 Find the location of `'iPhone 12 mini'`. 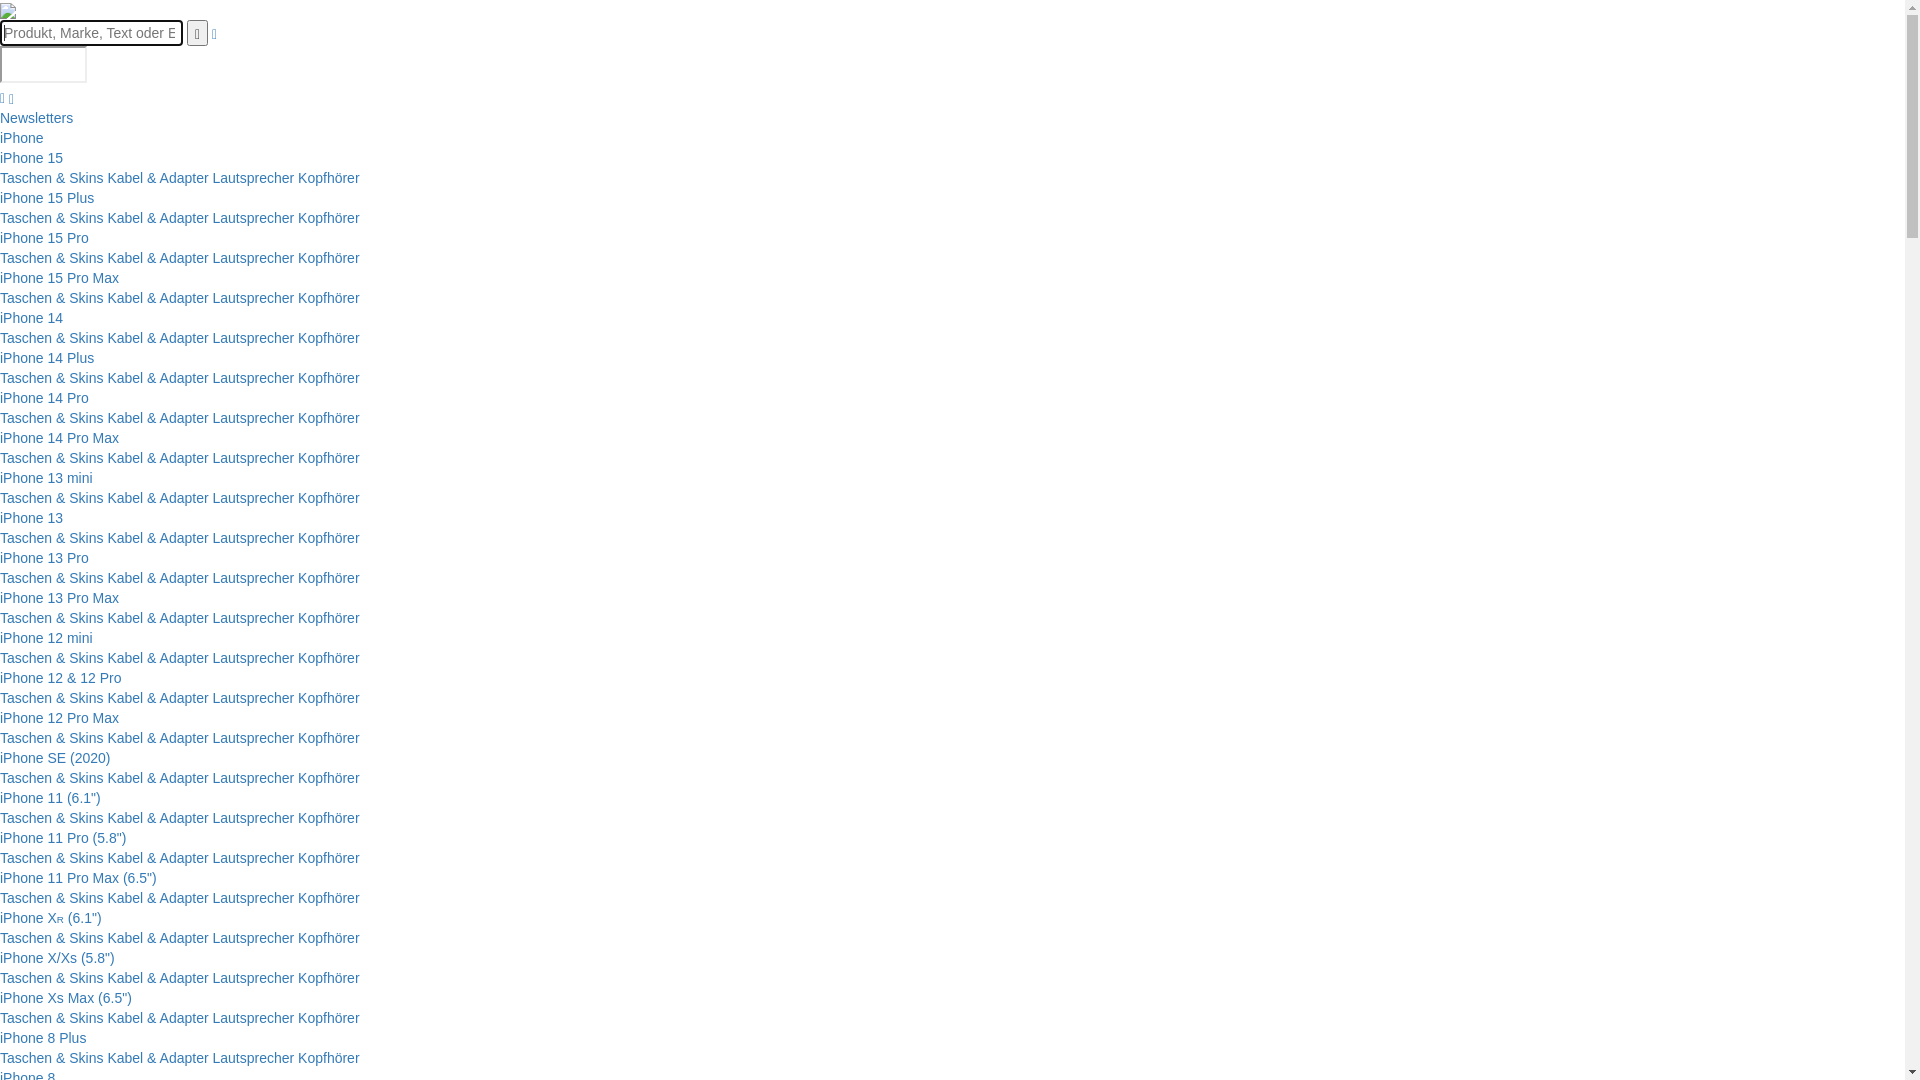

'iPhone 12 mini' is located at coordinates (46, 637).